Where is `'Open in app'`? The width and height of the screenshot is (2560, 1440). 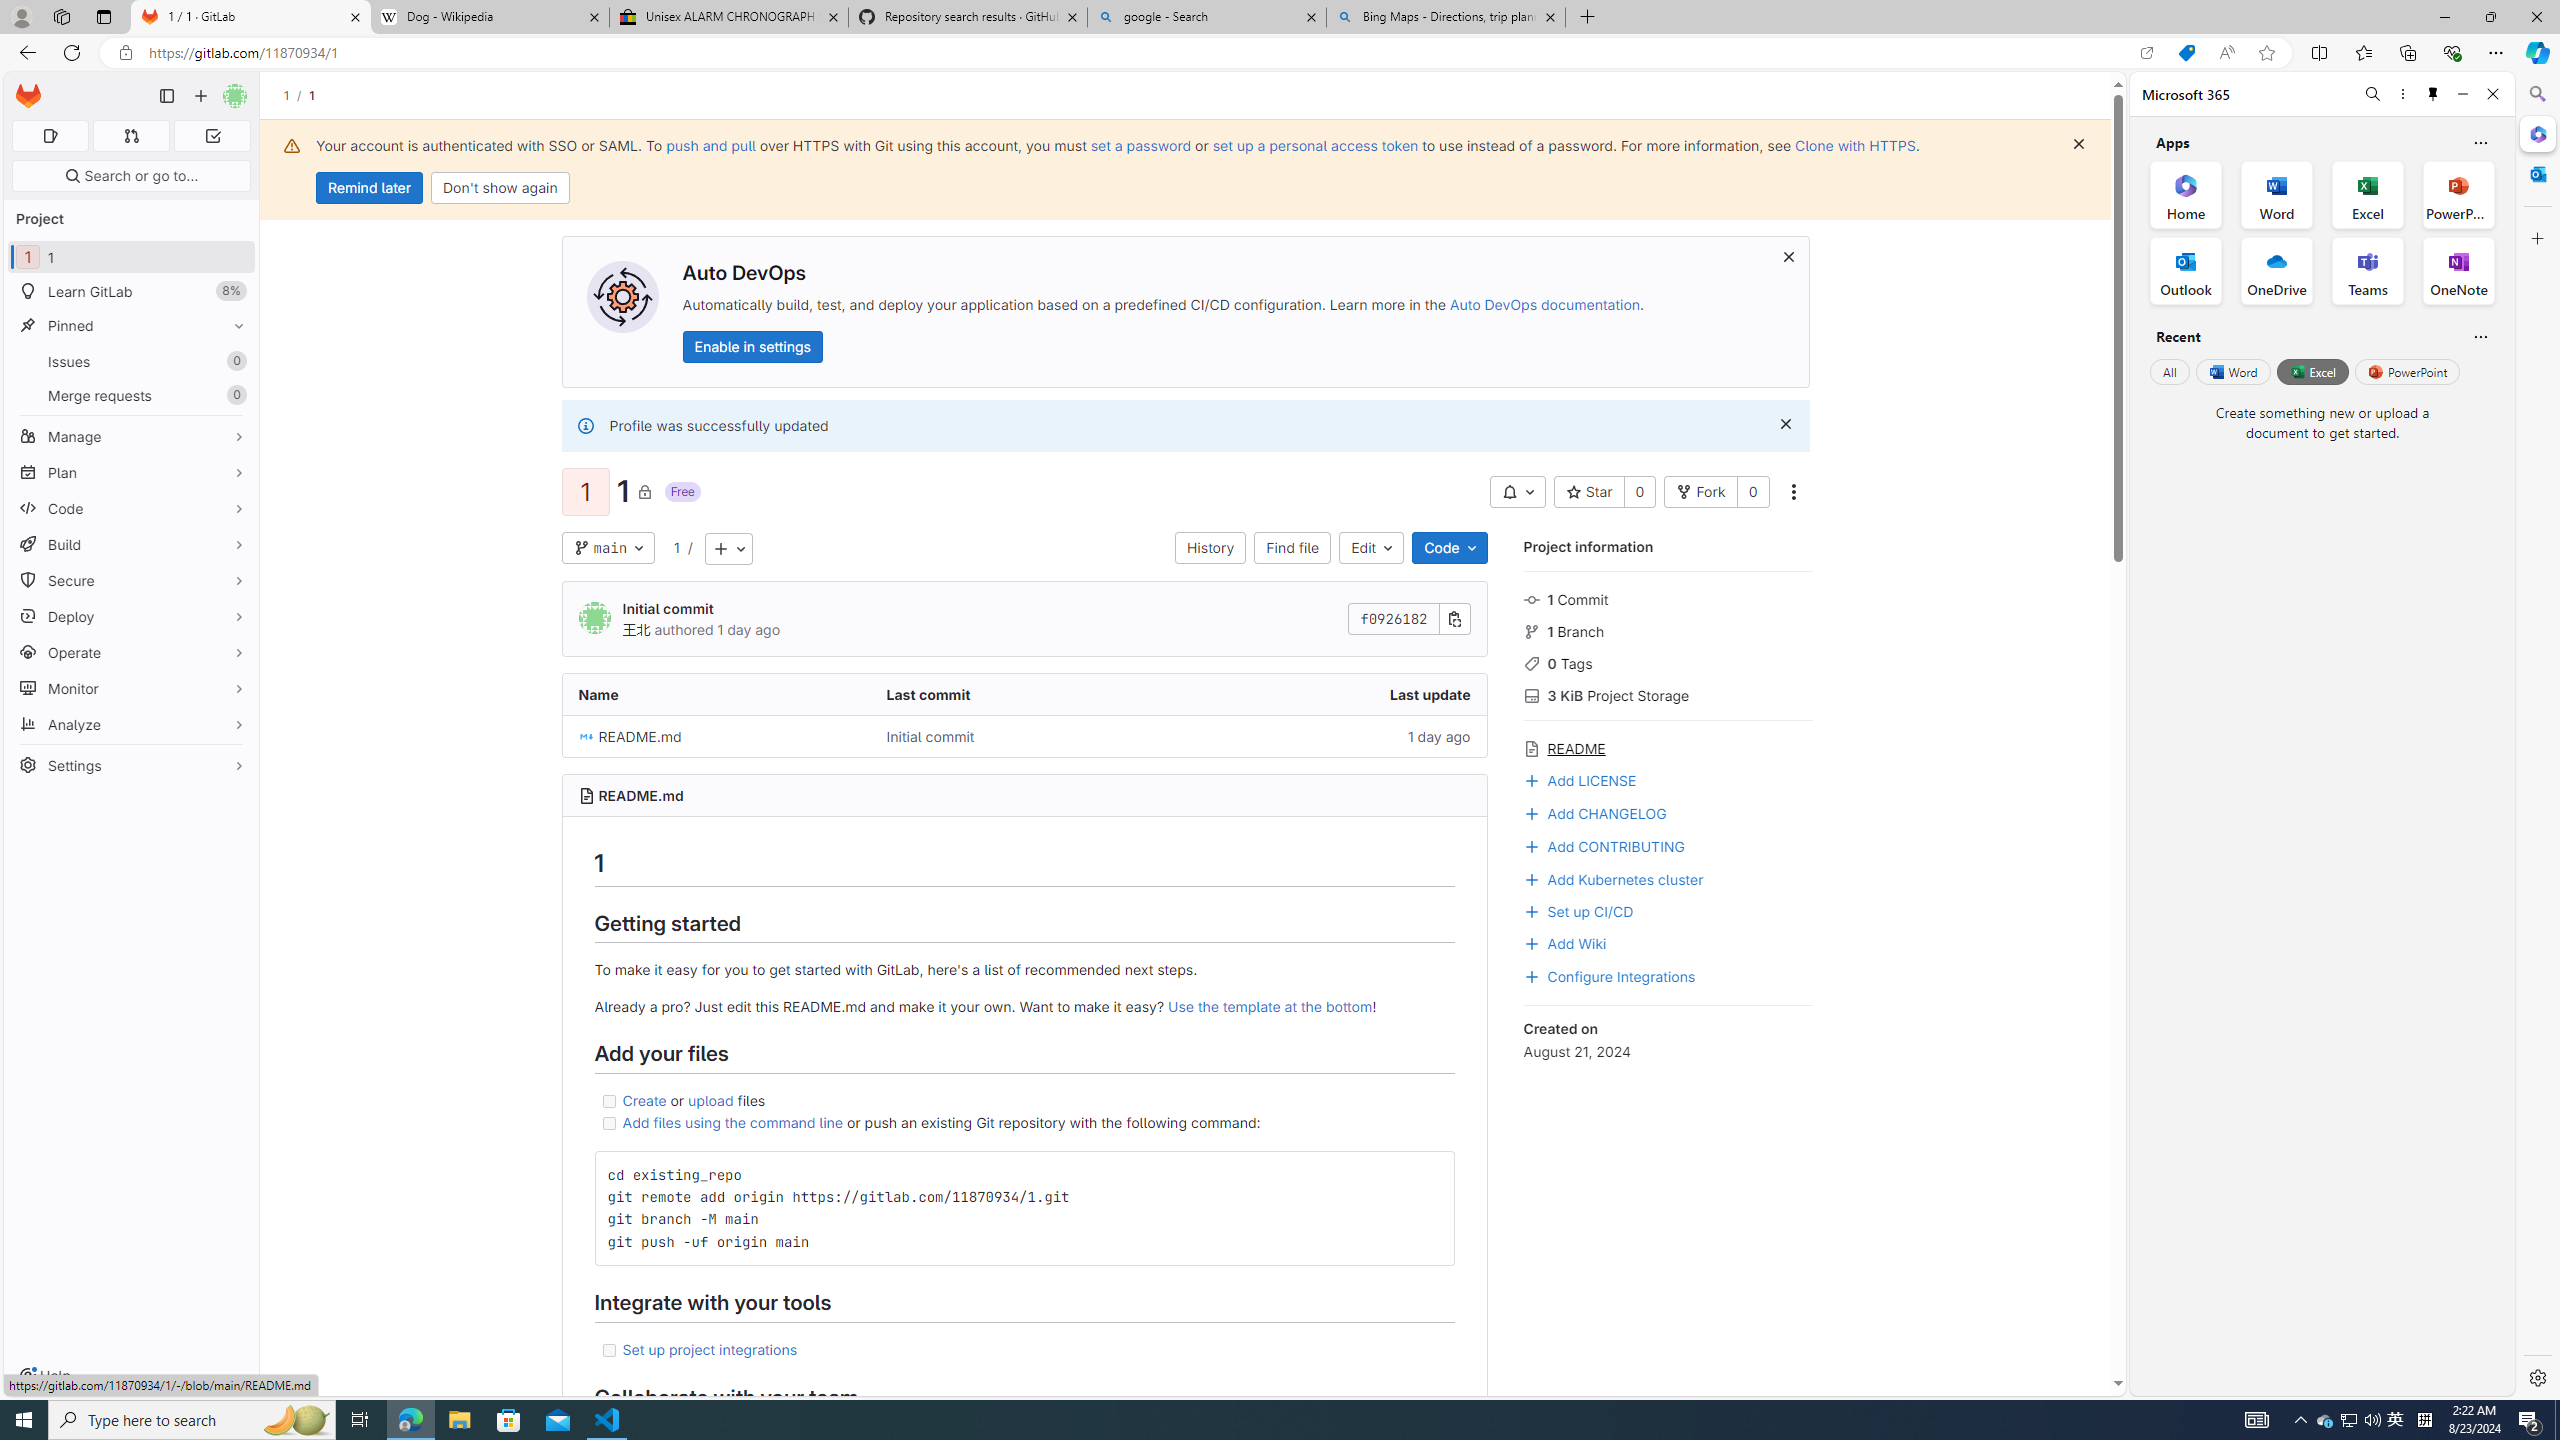 'Open in app' is located at coordinates (2145, 53).